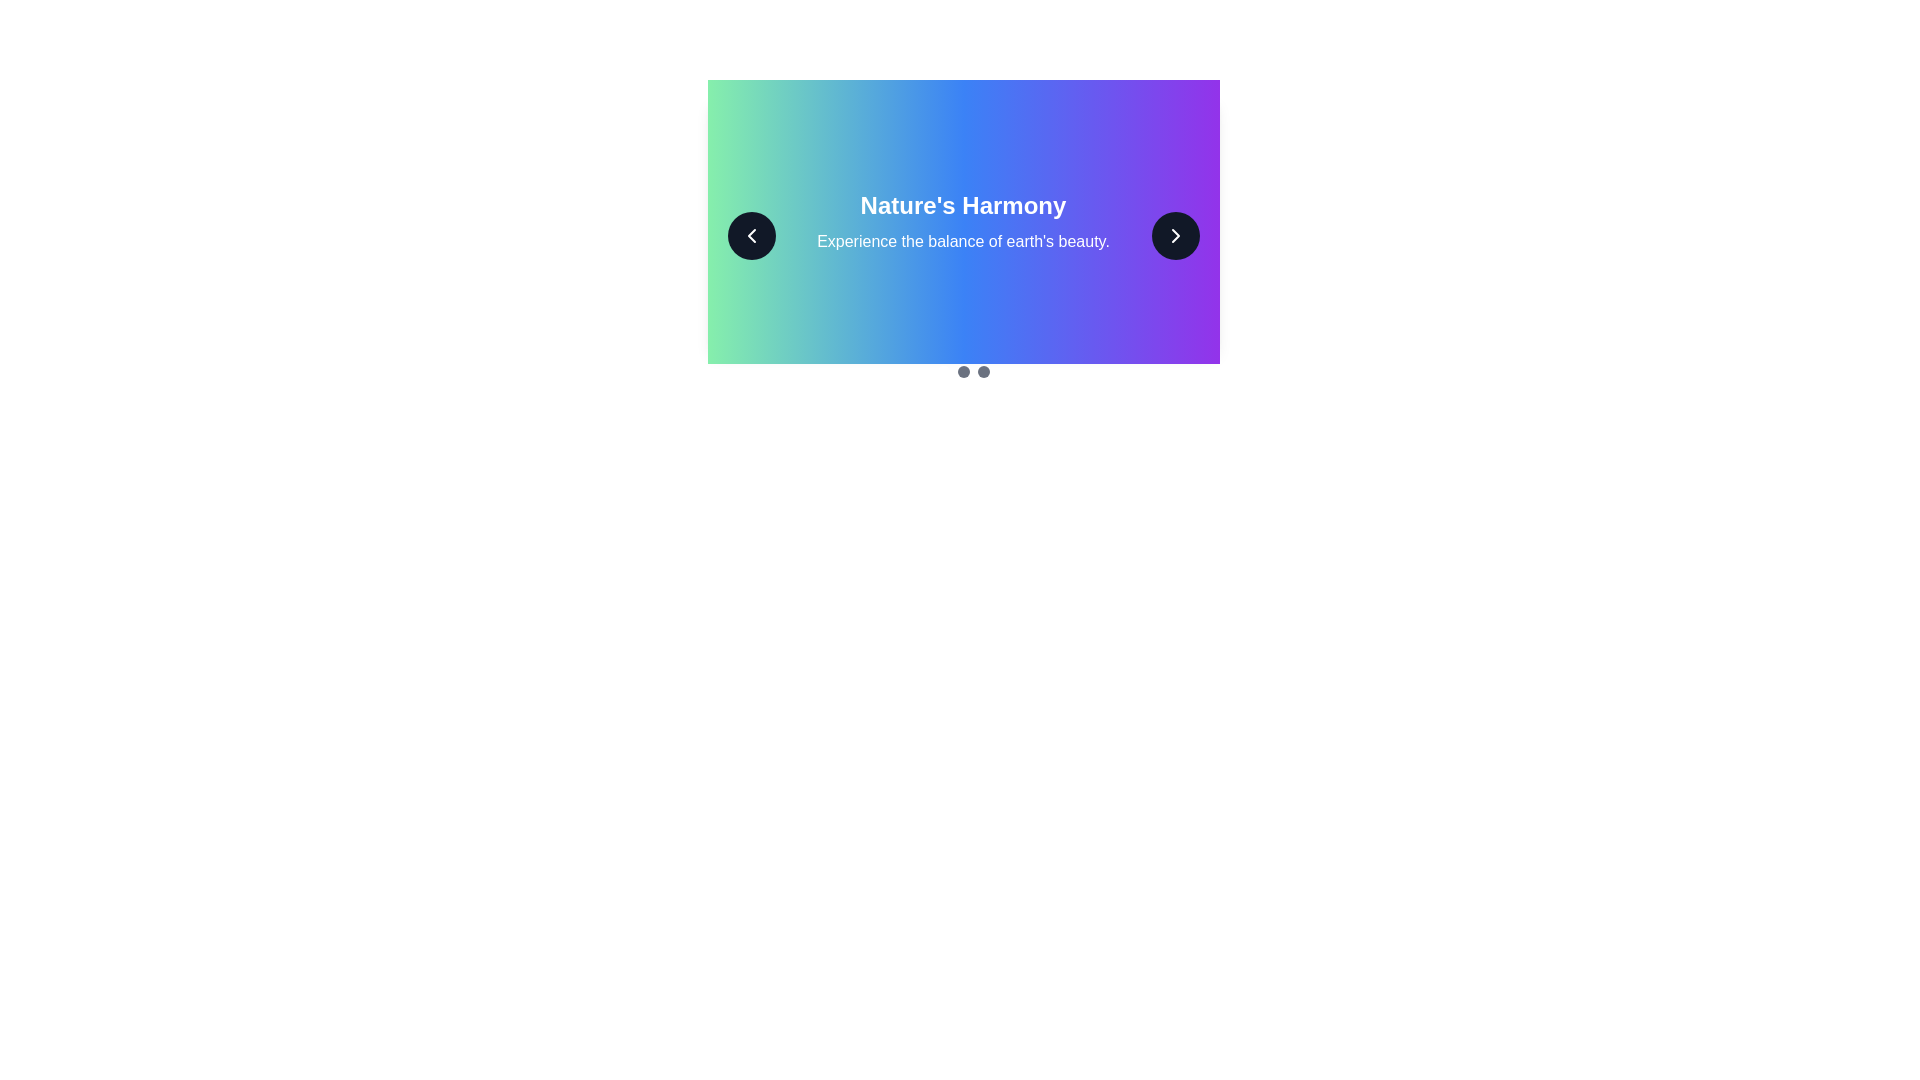 The width and height of the screenshot is (1920, 1080). Describe the element at coordinates (942, 371) in the screenshot. I see `the first carousel indicator dot` at that location.